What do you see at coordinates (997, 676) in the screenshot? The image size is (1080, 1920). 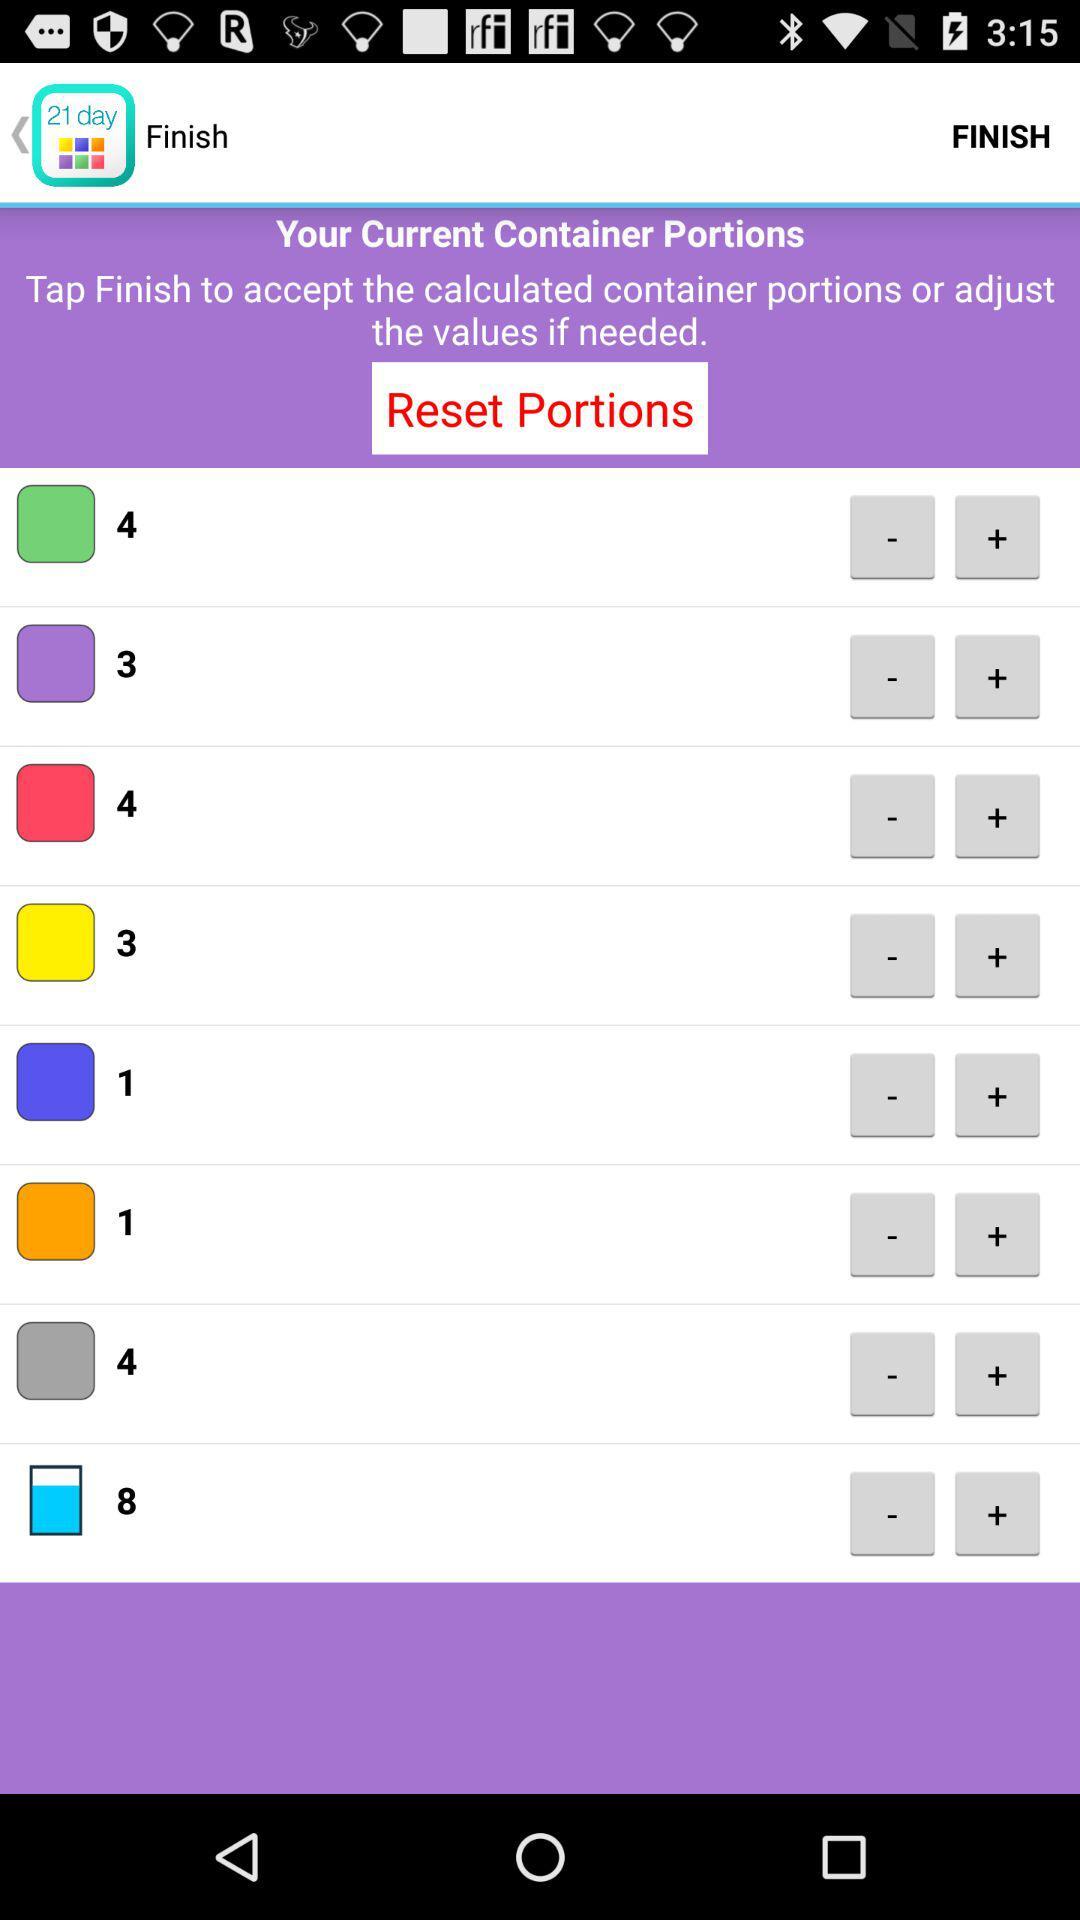 I see `+` at bounding box center [997, 676].